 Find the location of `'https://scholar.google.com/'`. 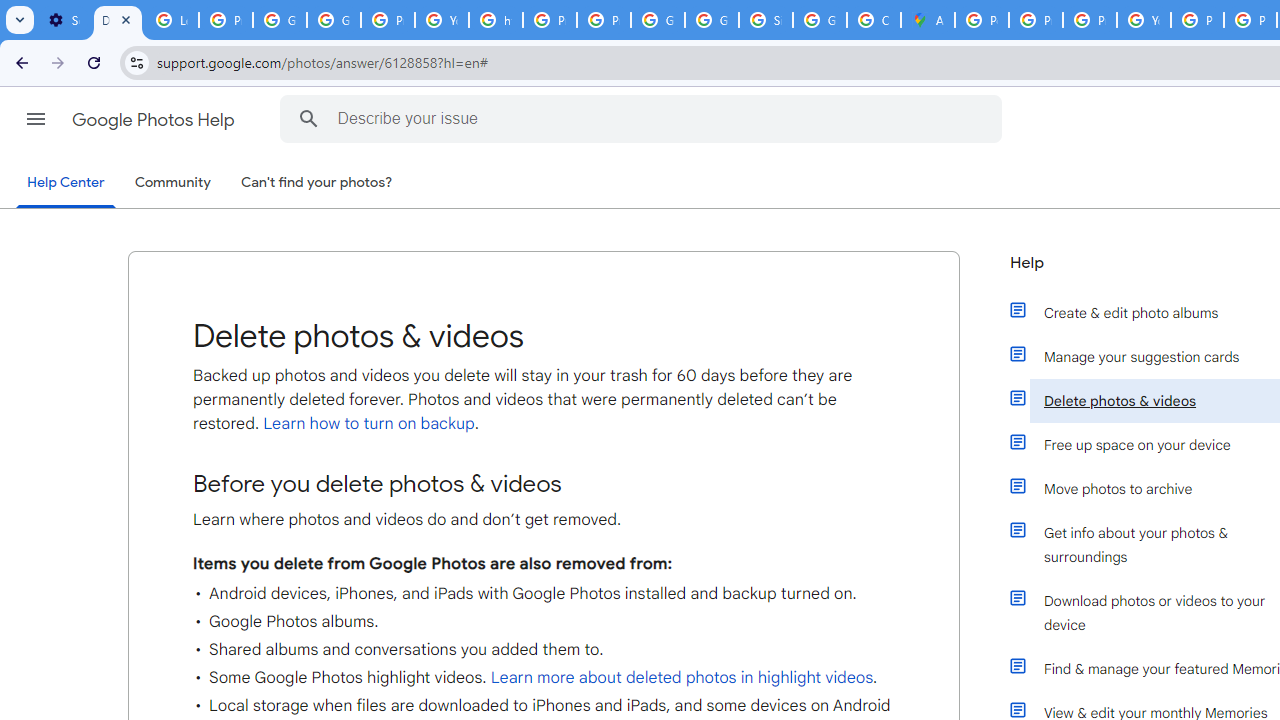

'https://scholar.google.com/' is located at coordinates (496, 20).